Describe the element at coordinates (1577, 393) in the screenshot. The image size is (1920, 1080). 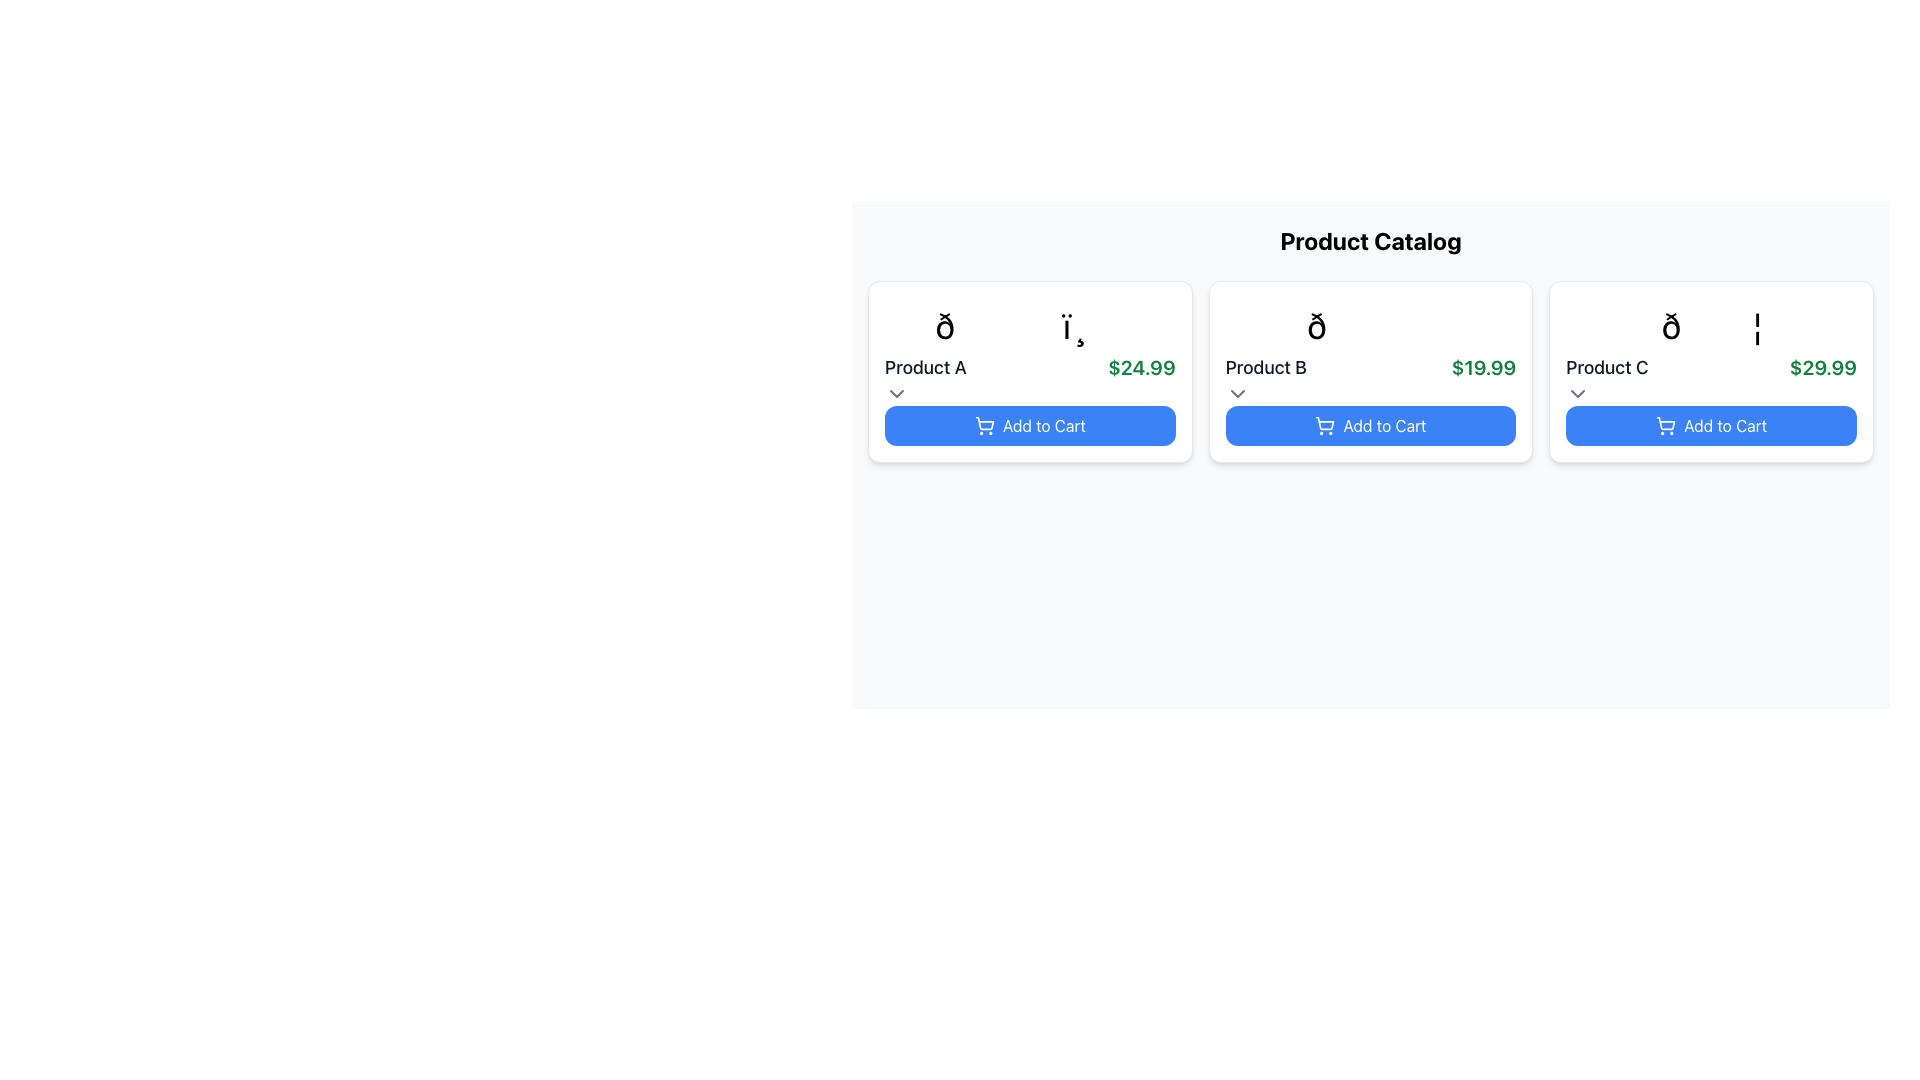
I see `the downward chevron icon within the Product C card` at that location.